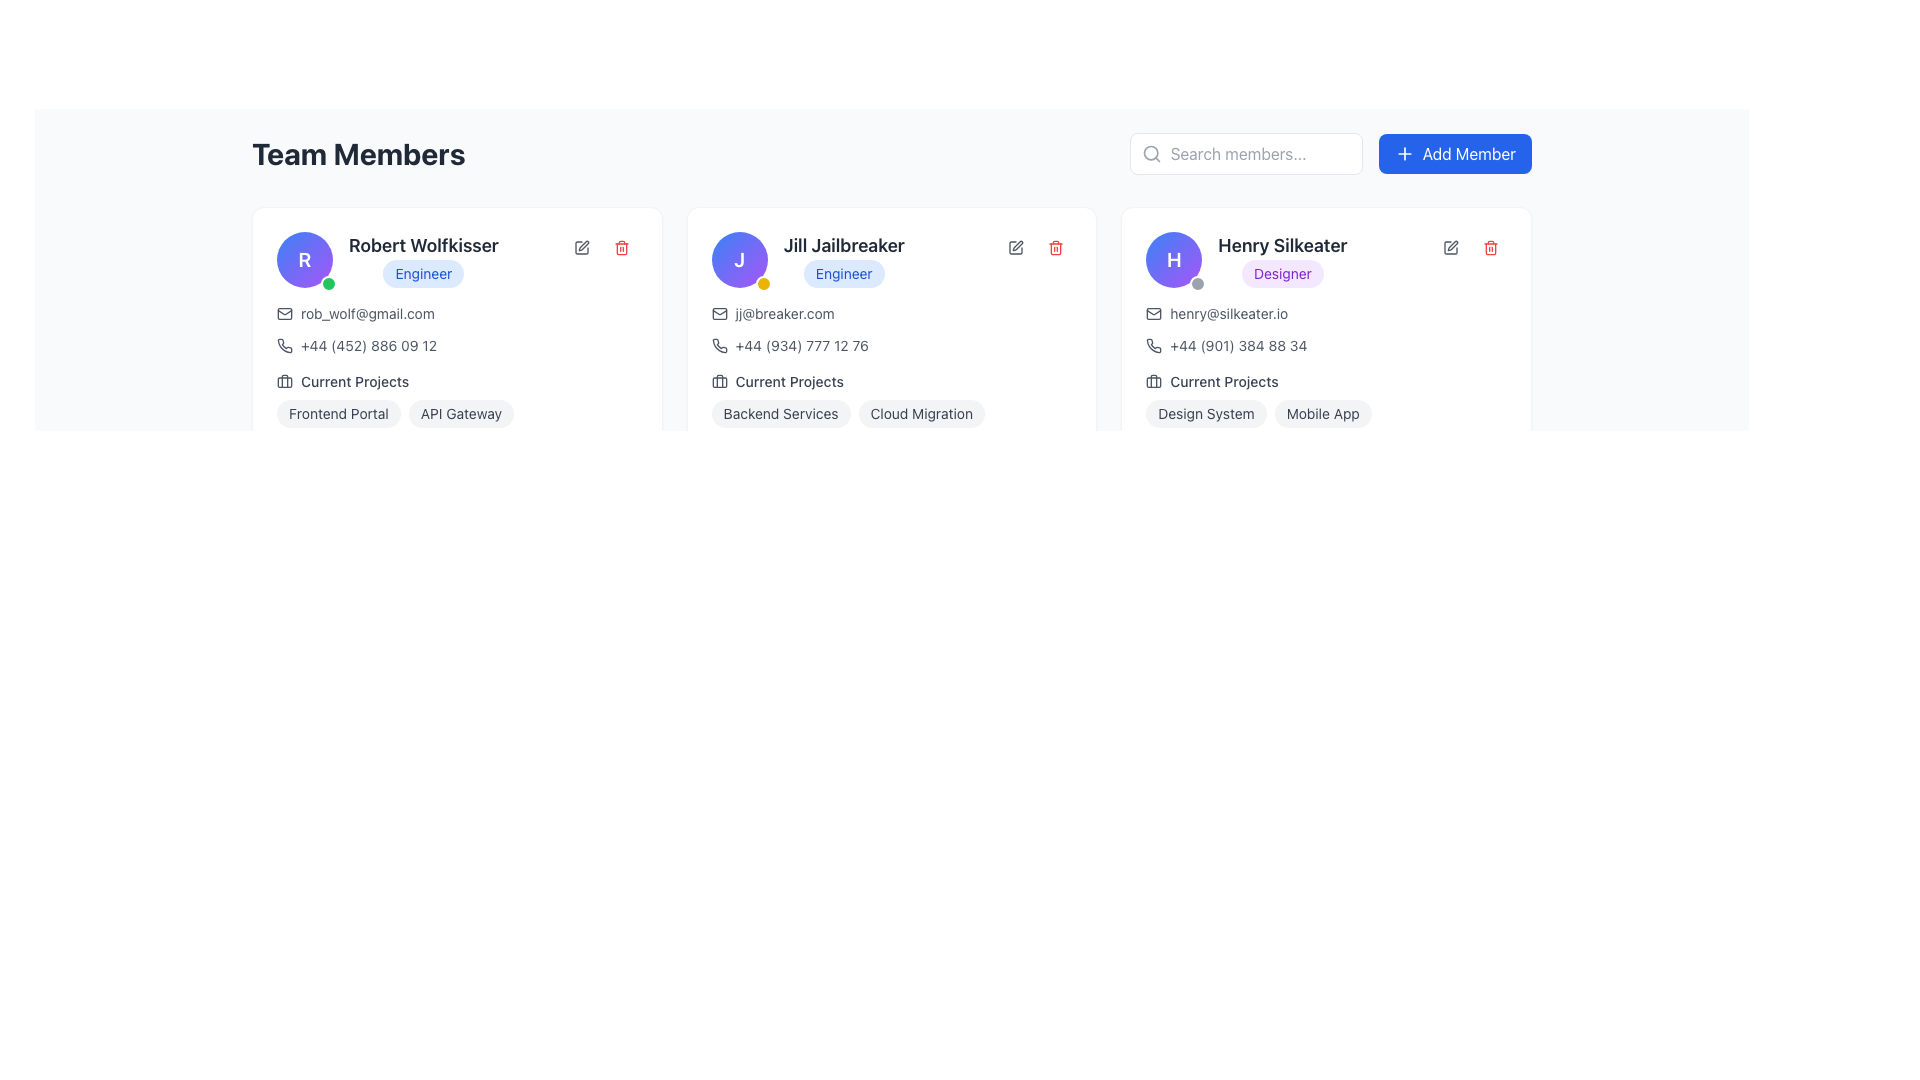 The width and height of the screenshot is (1920, 1080). I want to click on the name section 'Henry Silkeater' in the Profile header section, which is located at the top of the third column in the 'Team Members' layout, so click(1245, 258).